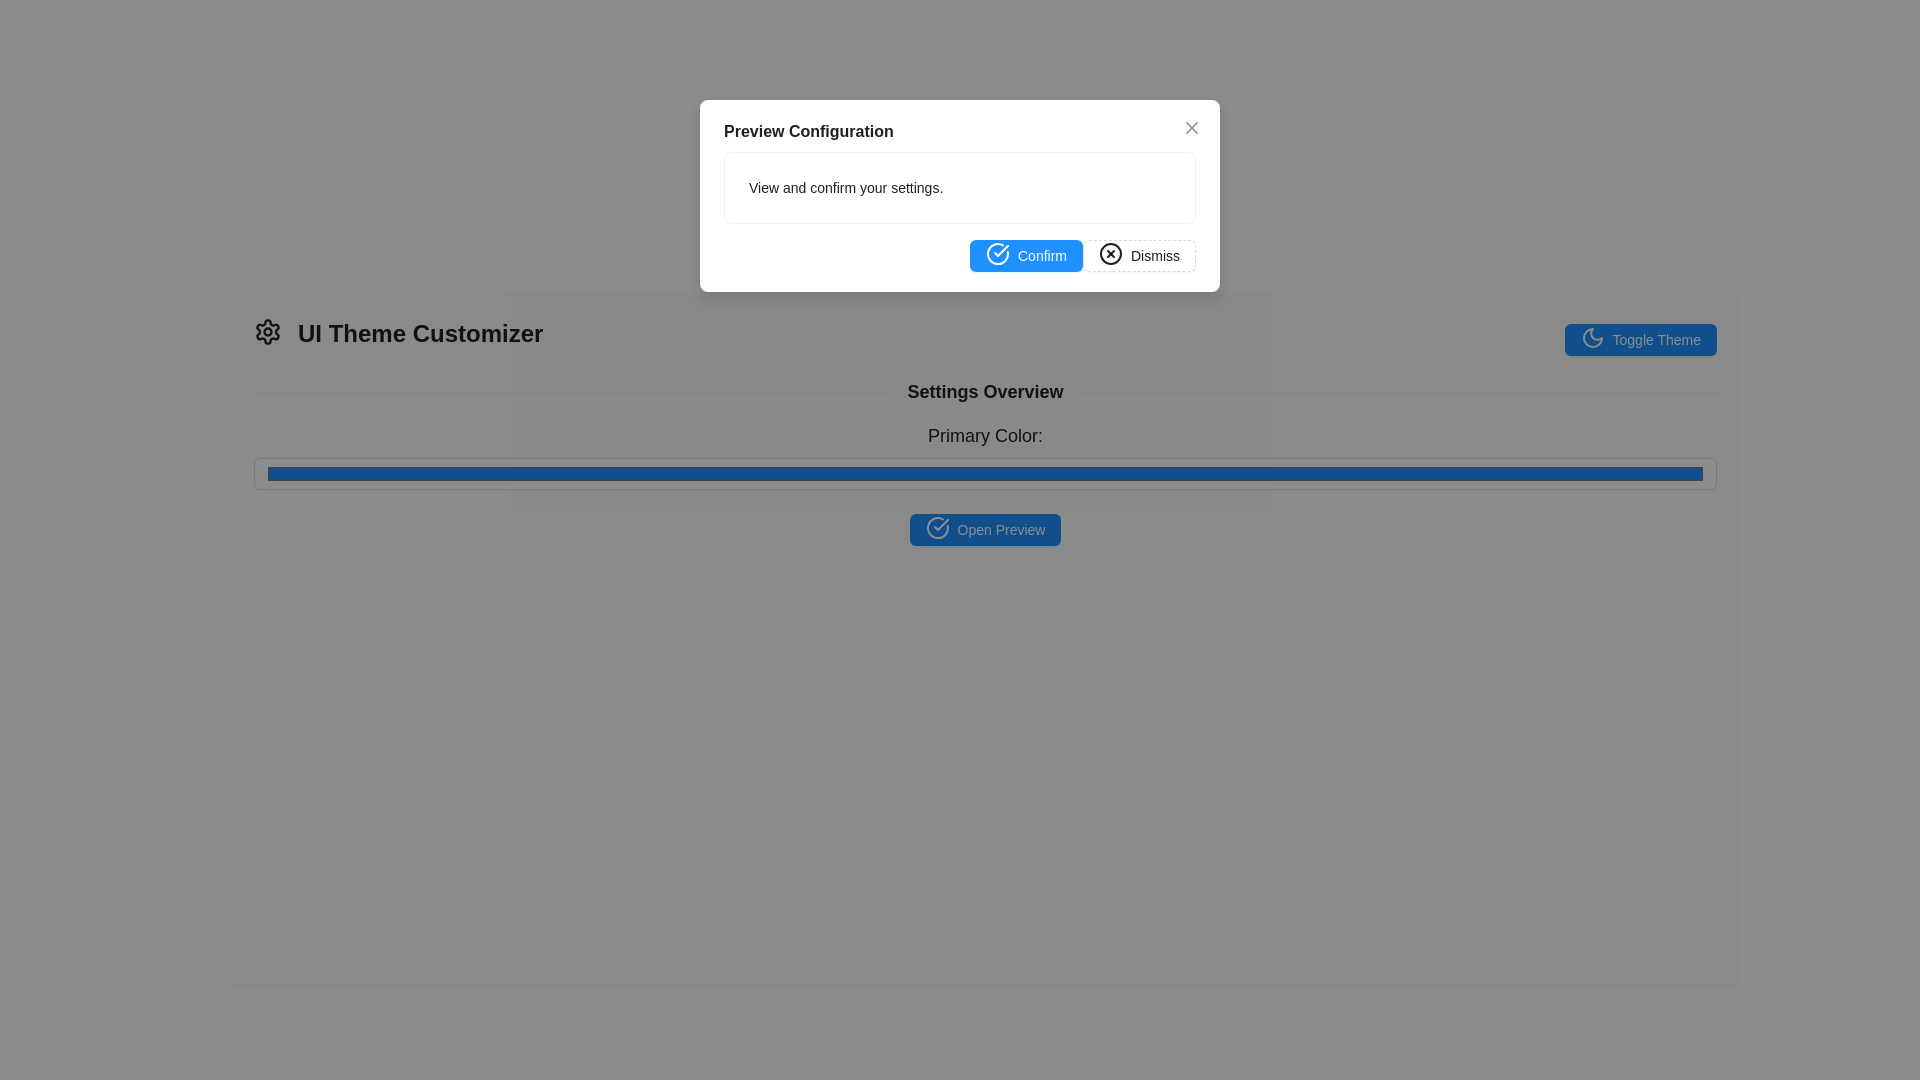 The width and height of the screenshot is (1920, 1080). What do you see at coordinates (1001, 528) in the screenshot?
I see `the 'Open Preview' text label, which is located inside a button at the bottom center of the interface` at bounding box center [1001, 528].